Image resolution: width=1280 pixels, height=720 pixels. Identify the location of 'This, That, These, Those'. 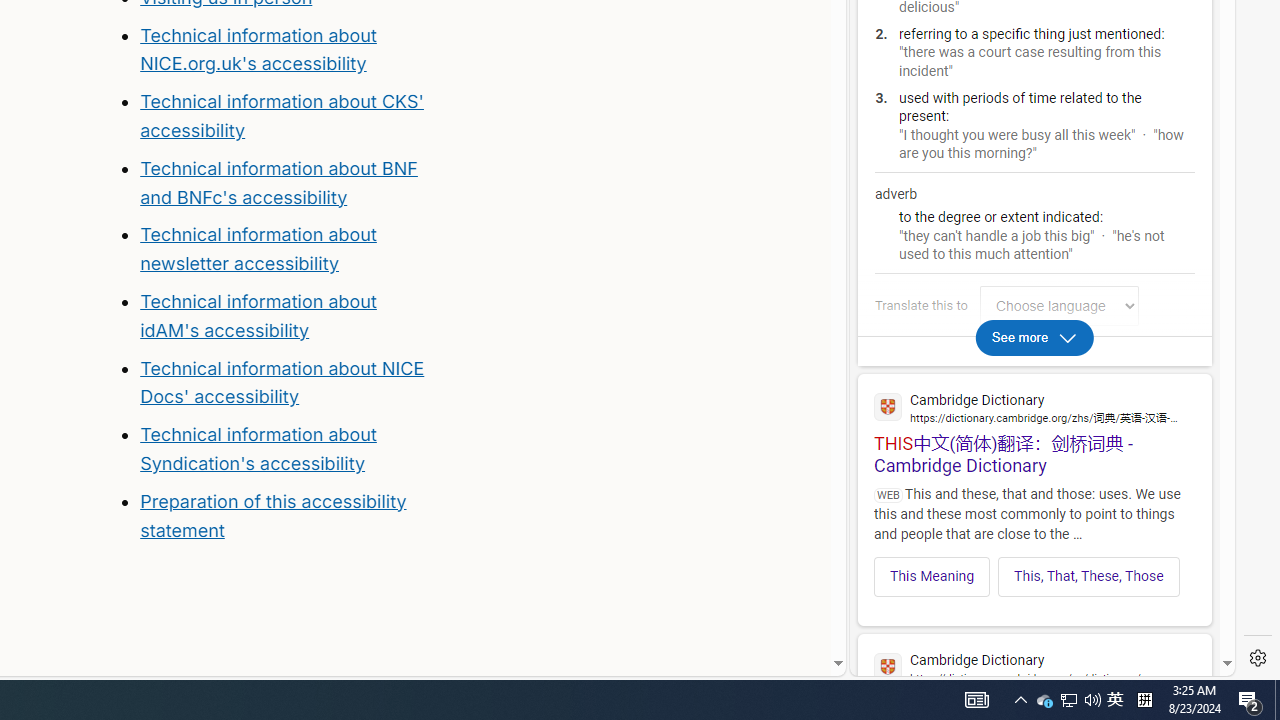
(1088, 576).